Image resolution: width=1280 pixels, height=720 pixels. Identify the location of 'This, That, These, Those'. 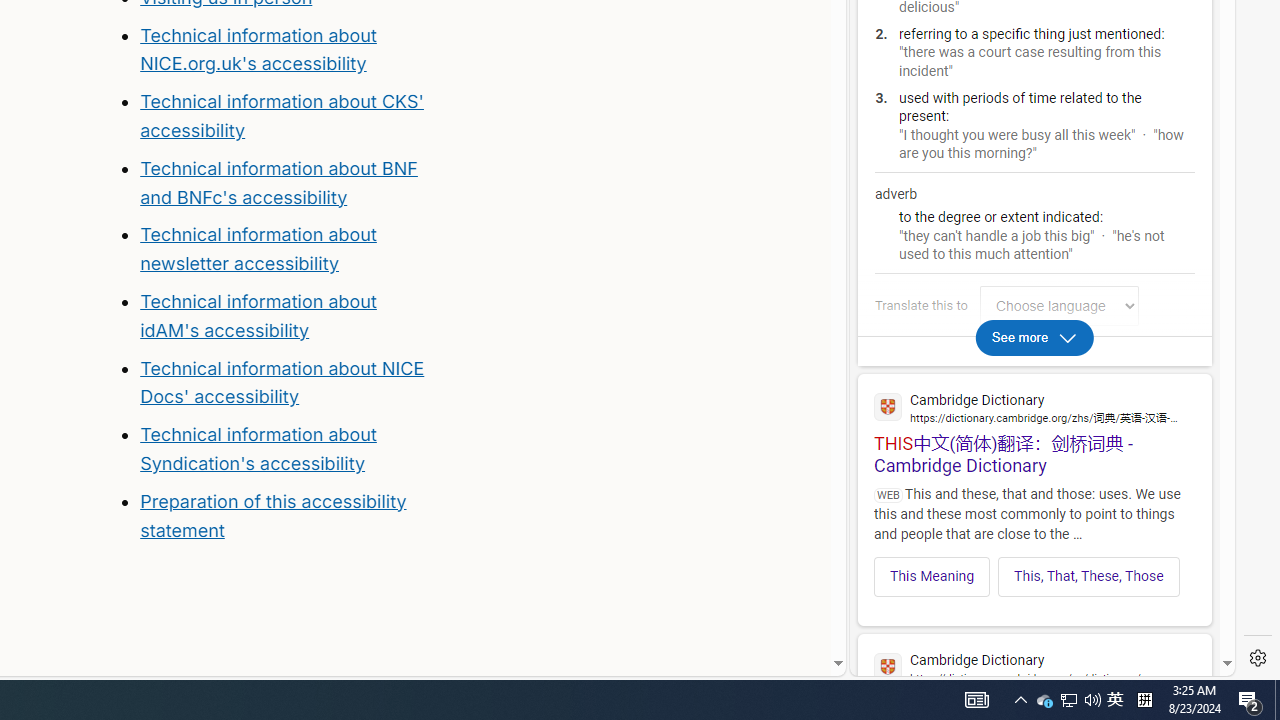
(1088, 576).